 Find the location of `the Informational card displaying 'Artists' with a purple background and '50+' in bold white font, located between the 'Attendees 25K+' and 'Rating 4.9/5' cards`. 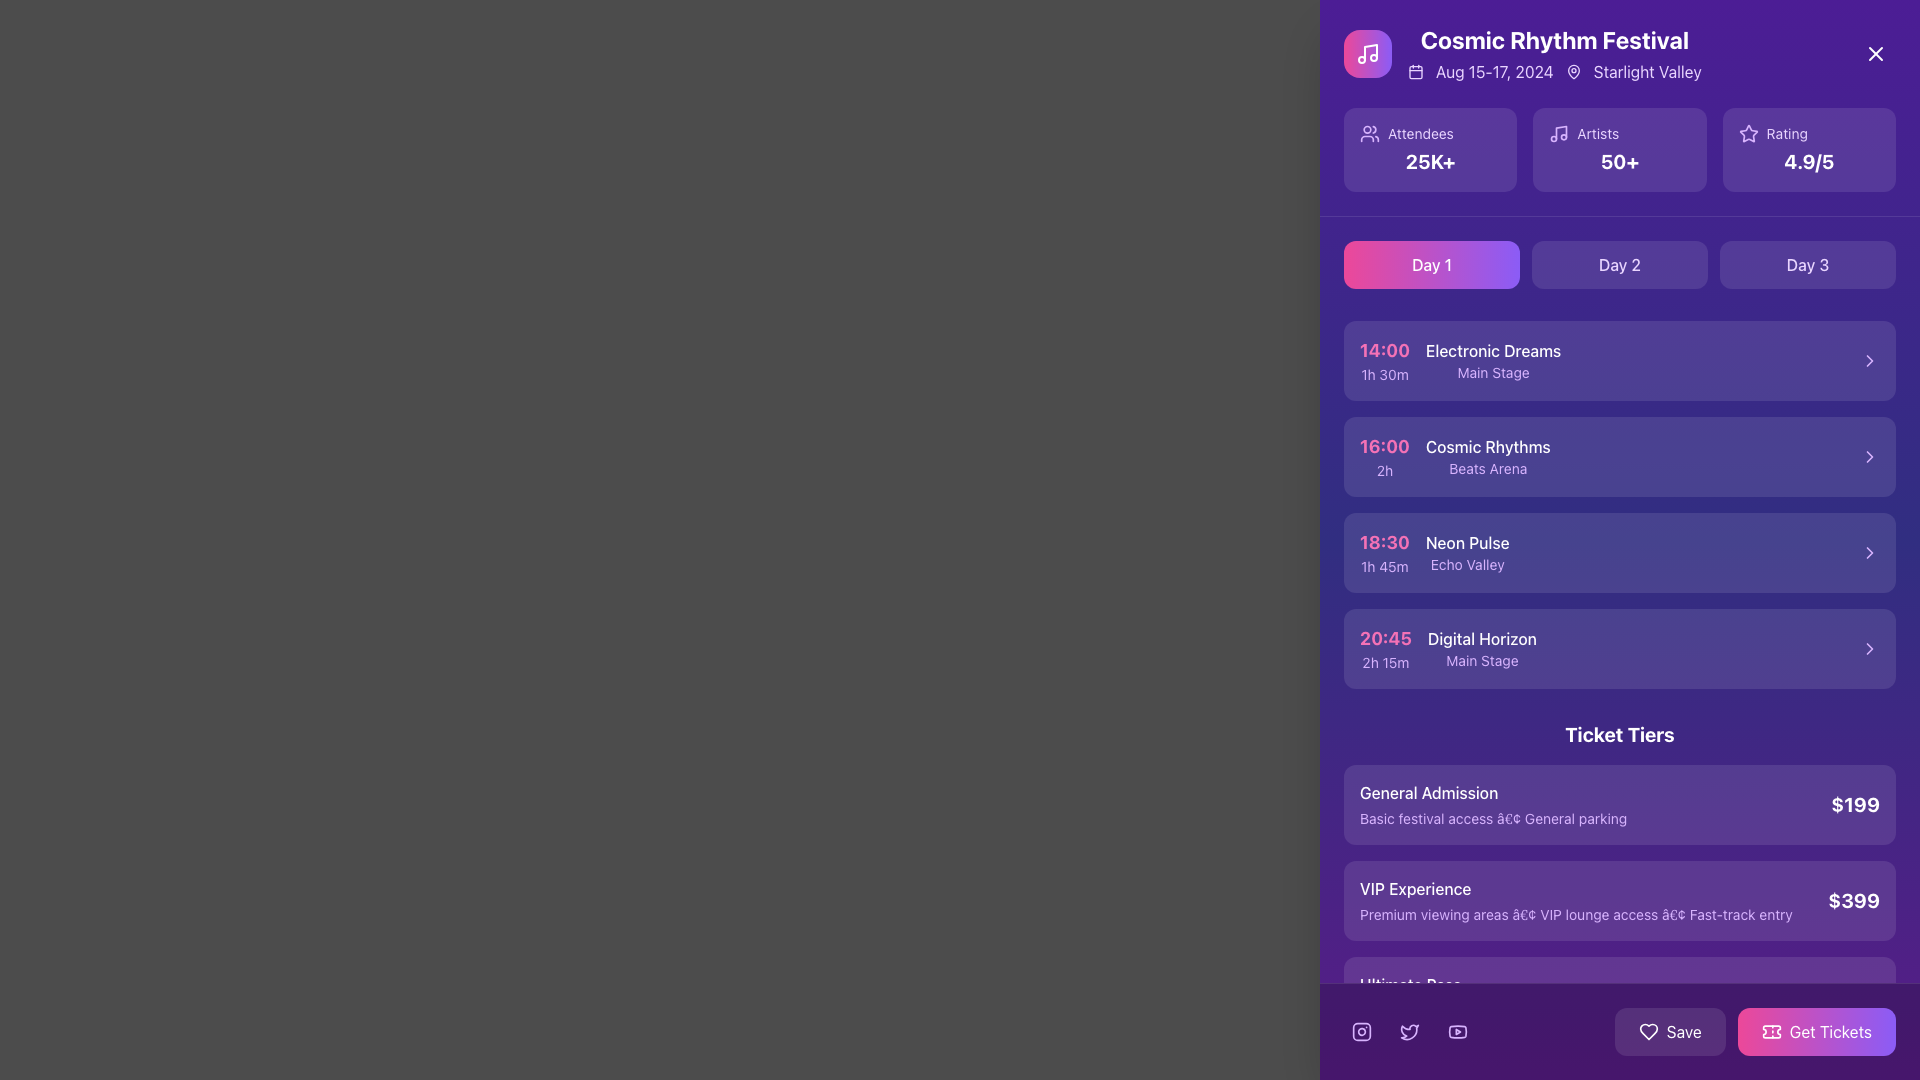

the Informational card displaying 'Artists' with a purple background and '50+' in bold white font, located between the 'Attendees 25K+' and 'Rating 4.9/5' cards is located at coordinates (1619, 149).